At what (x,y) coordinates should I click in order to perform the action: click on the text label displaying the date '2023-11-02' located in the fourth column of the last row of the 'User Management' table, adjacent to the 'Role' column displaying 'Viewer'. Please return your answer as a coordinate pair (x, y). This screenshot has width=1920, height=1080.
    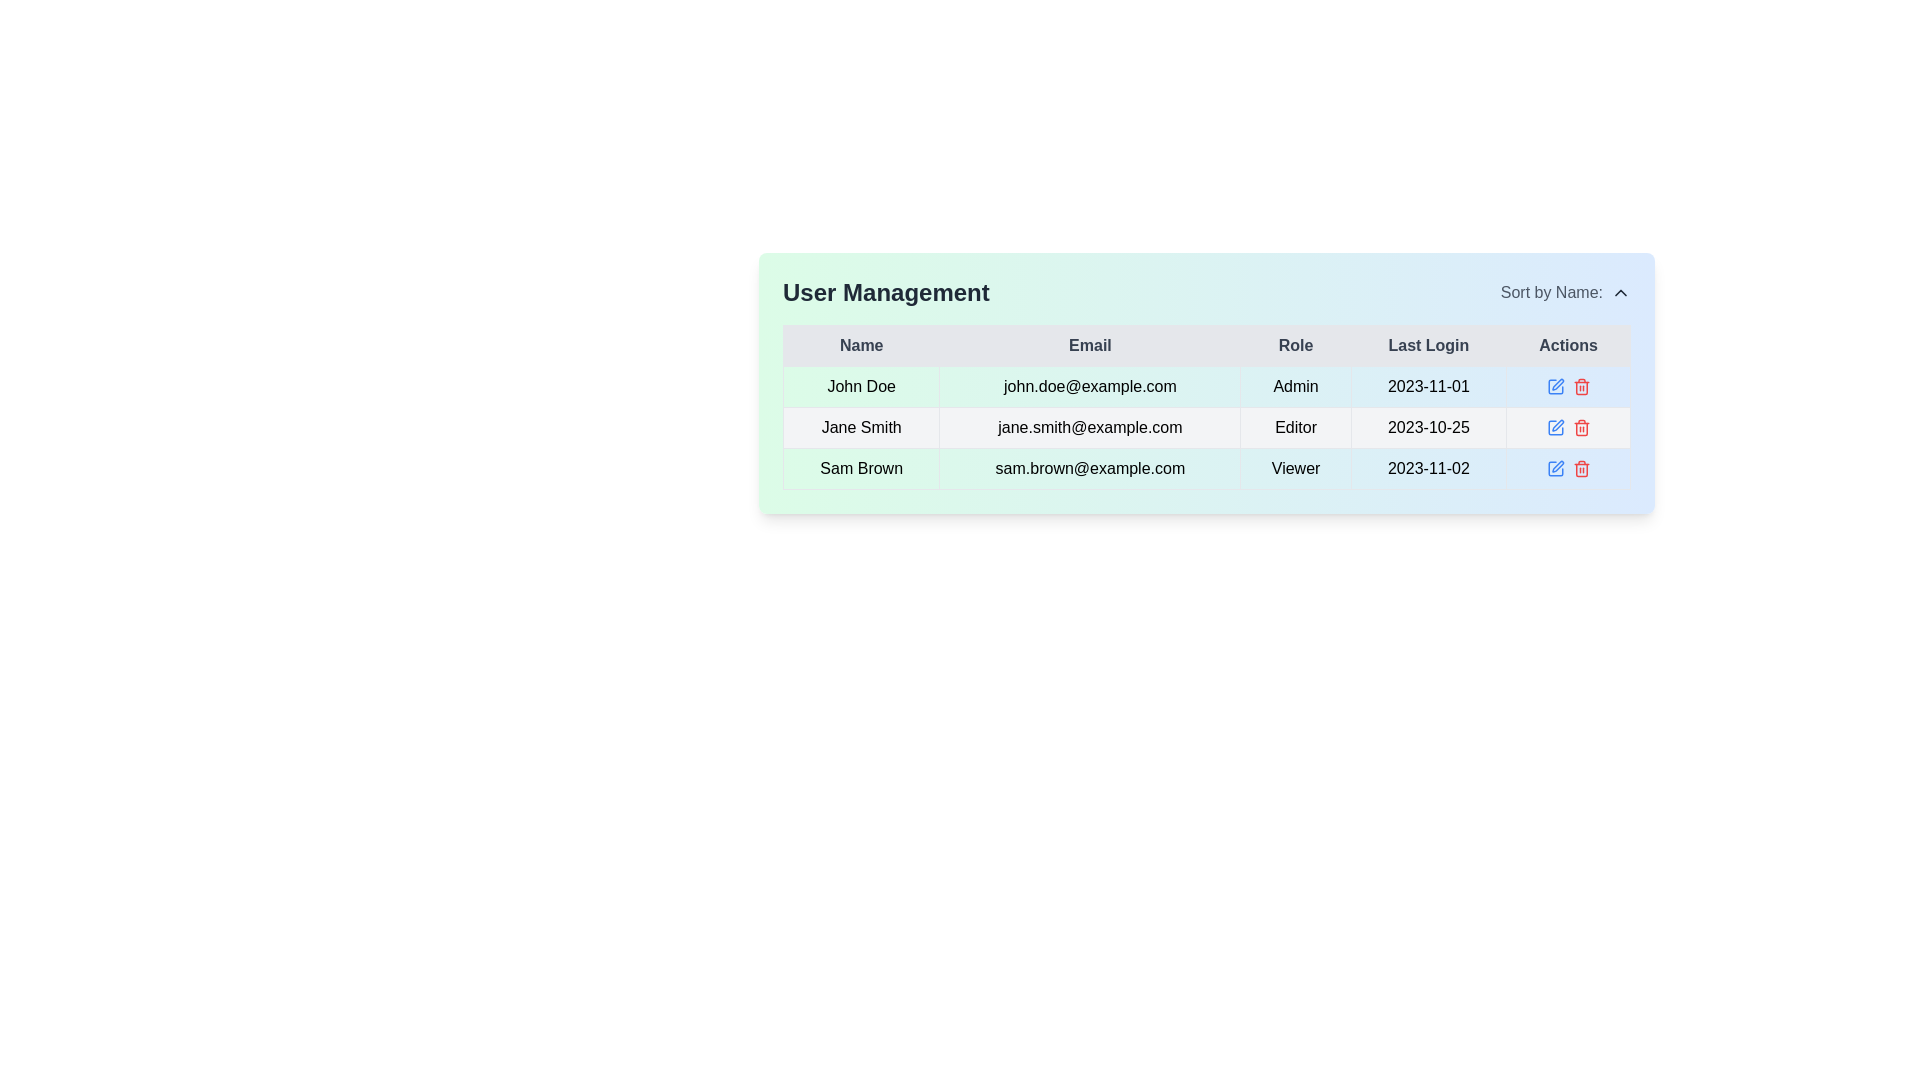
    Looking at the image, I should click on (1427, 469).